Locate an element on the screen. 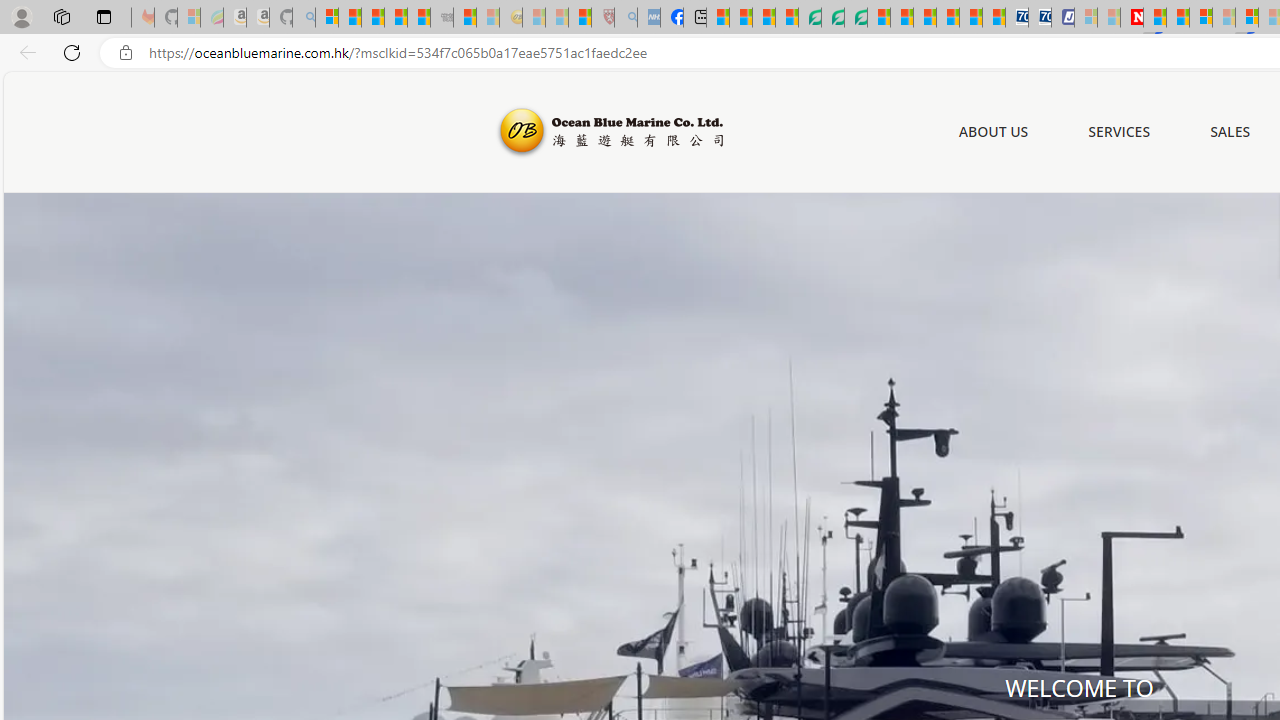 The width and height of the screenshot is (1280, 720). 'Local - MSN' is located at coordinates (579, 17).